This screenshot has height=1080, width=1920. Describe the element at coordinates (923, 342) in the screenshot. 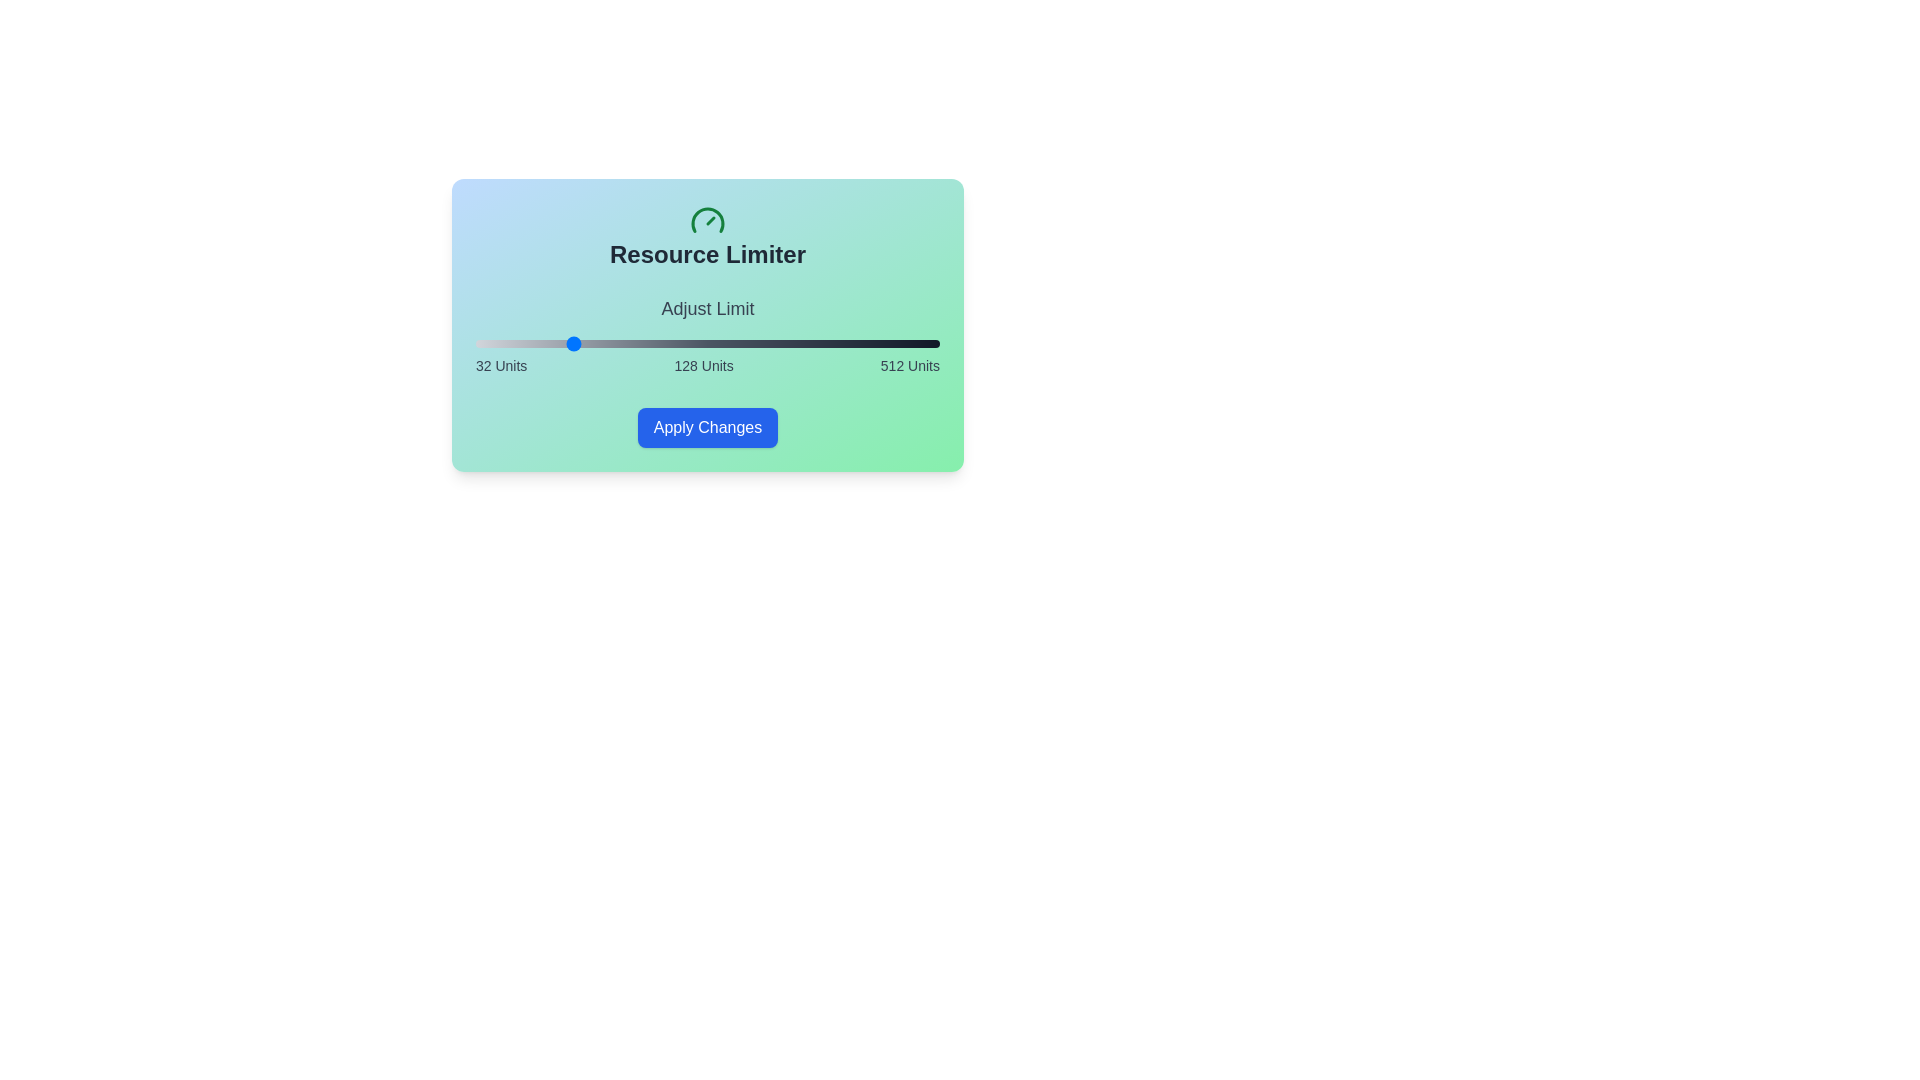

I see `the slider to set its value to 496` at that location.